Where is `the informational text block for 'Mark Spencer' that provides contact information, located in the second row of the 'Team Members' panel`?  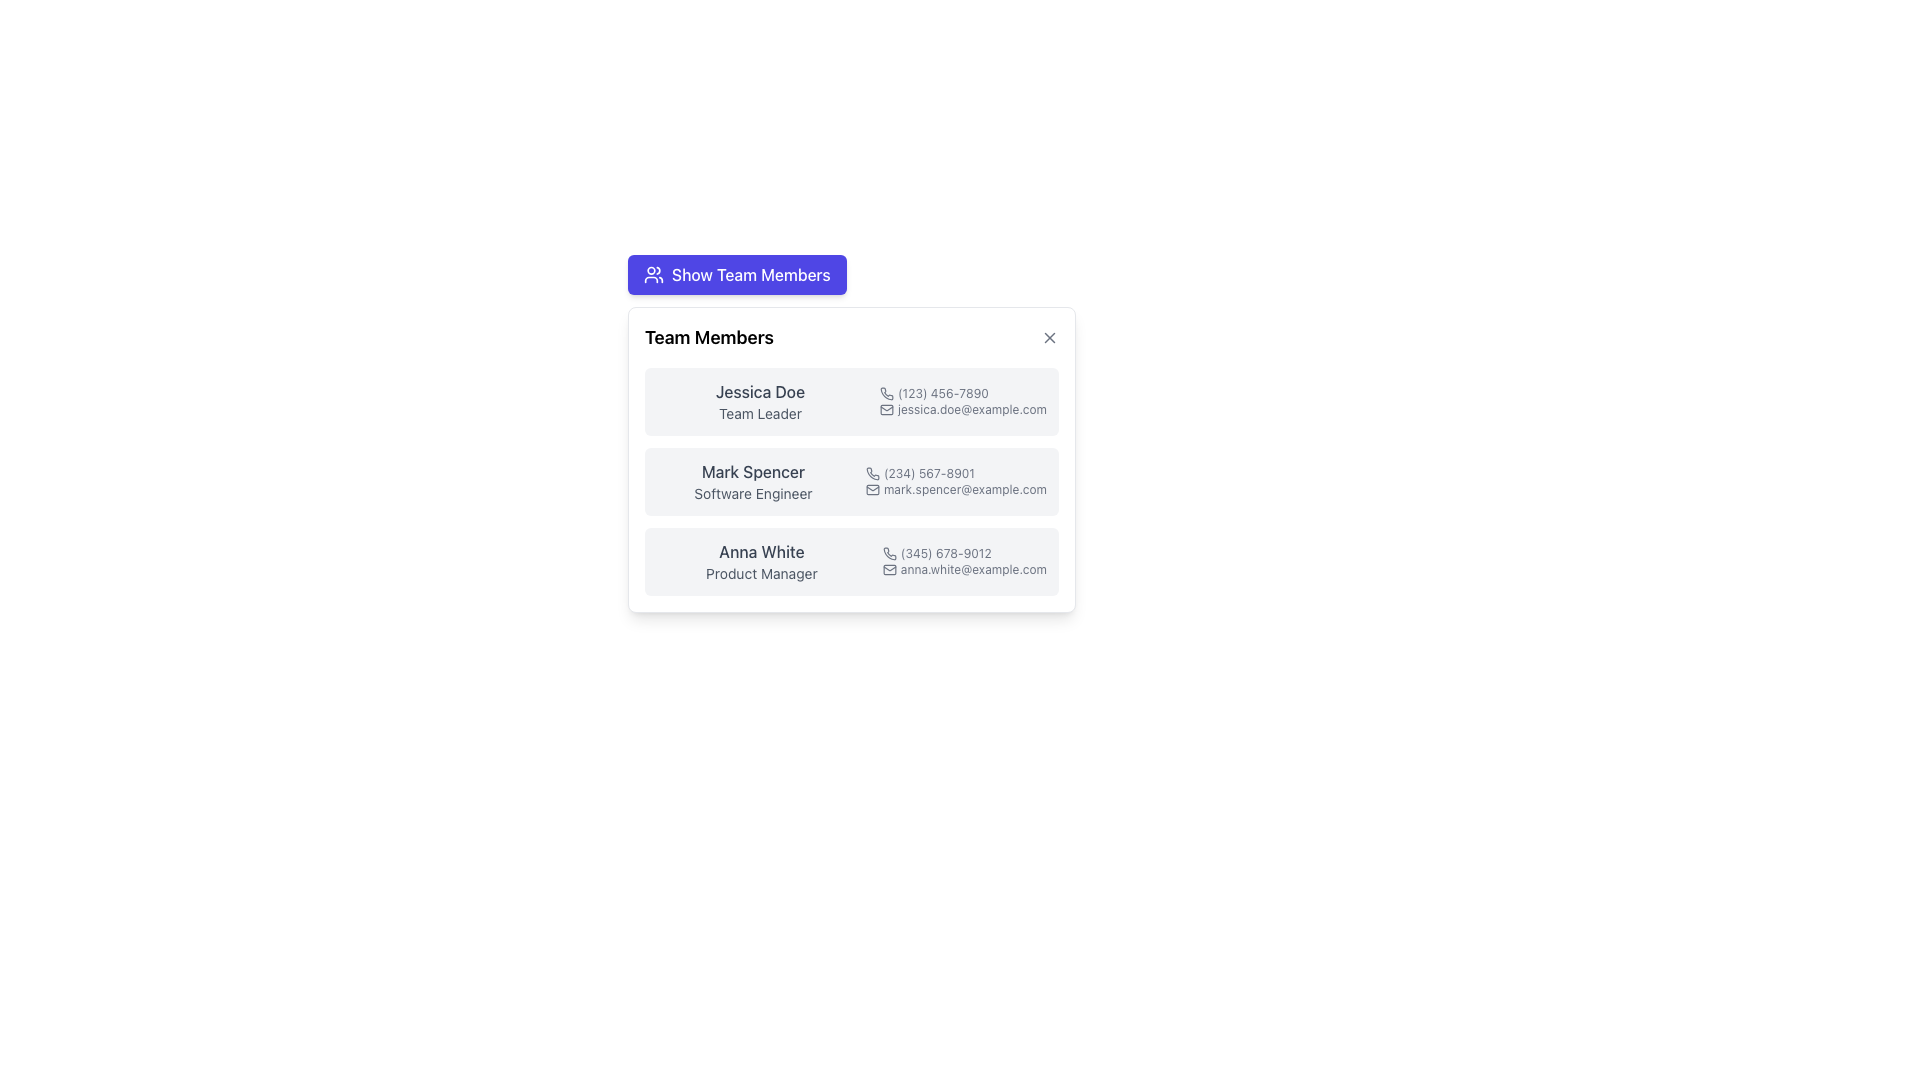 the informational text block for 'Mark Spencer' that provides contact information, located in the second row of the 'Team Members' panel is located at coordinates (955, 482).